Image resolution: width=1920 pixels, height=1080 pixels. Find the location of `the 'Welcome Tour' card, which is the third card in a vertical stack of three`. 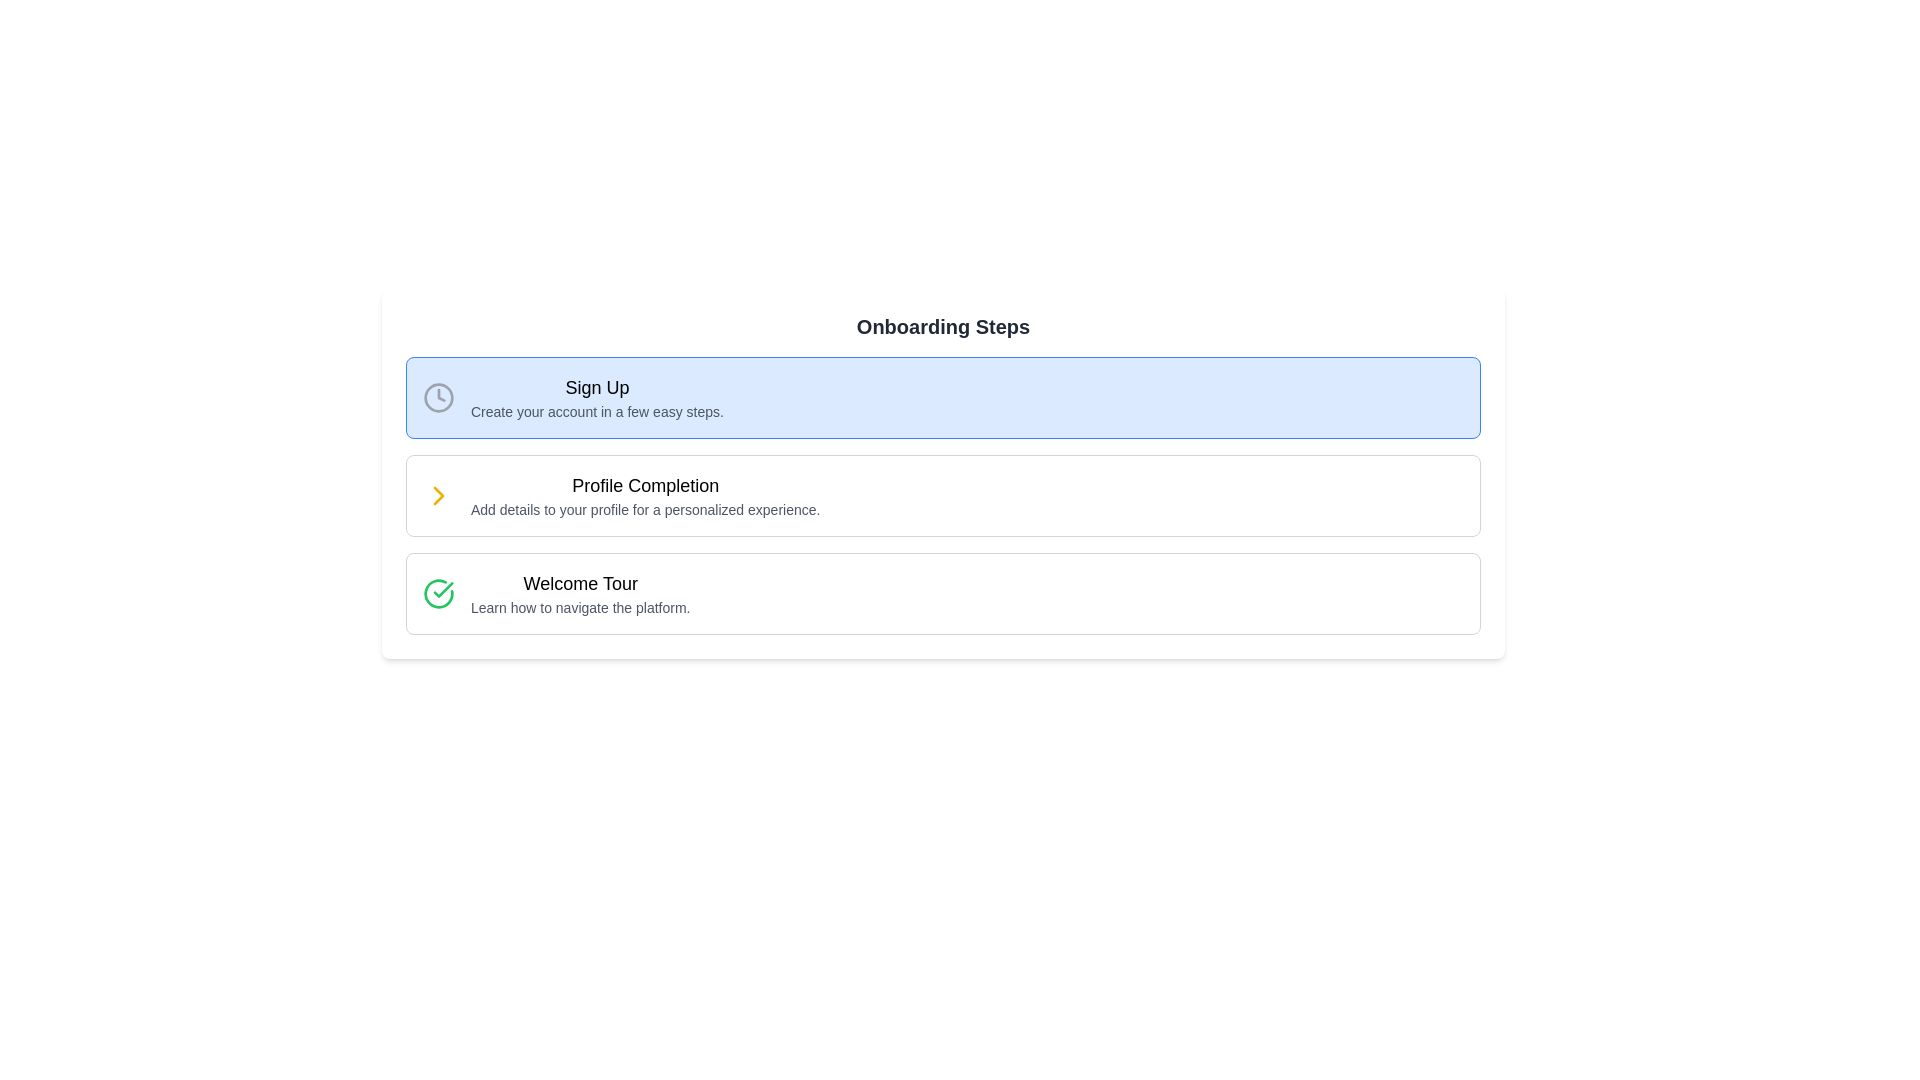

the 'Welcome Tour' card, which is the third card in a vertical stack of three is located at coordinates (942, 593).